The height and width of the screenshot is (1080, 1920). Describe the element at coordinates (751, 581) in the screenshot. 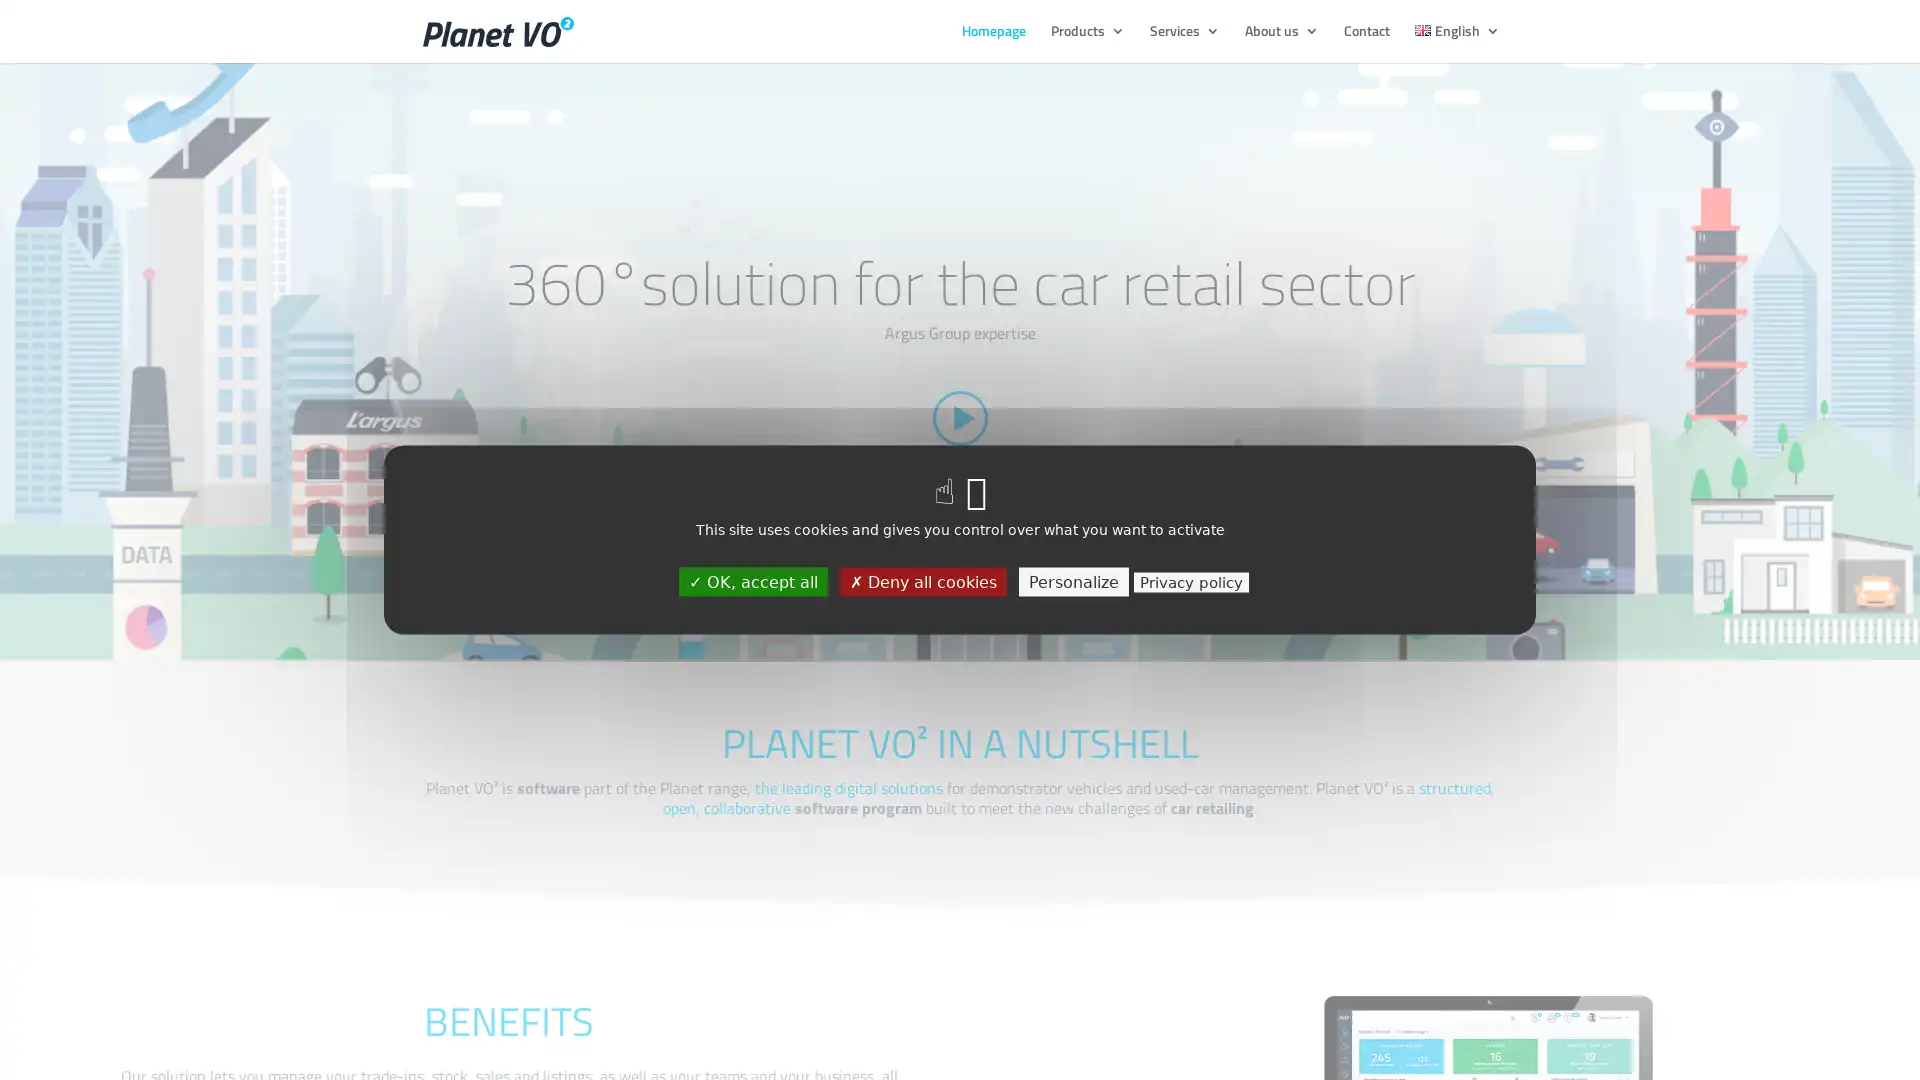

I see `OK, accept all` at that location.